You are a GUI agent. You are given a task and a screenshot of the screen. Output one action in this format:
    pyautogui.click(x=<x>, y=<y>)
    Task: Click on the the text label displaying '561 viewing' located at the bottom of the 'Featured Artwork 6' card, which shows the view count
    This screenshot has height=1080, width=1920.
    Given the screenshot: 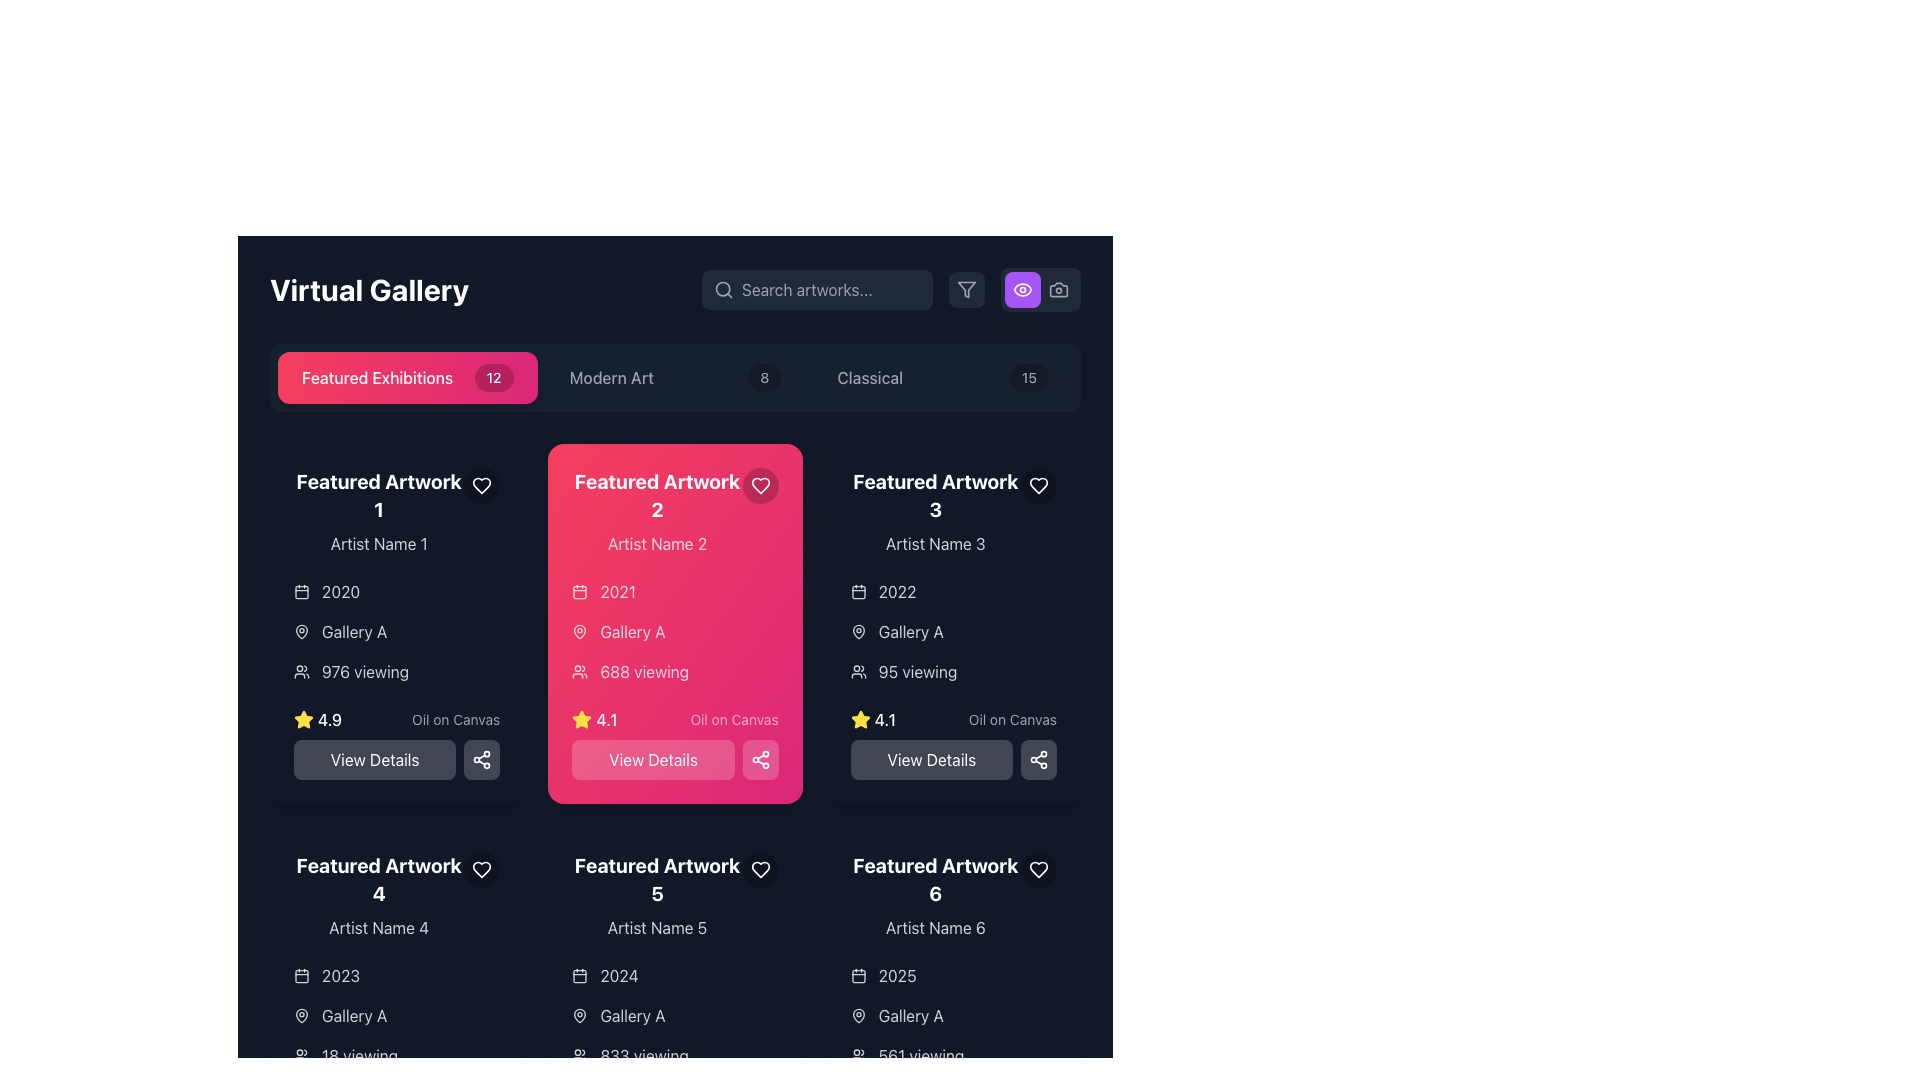 What is the action you would take?
    pyautogui.click(x=920, y=1055)
    